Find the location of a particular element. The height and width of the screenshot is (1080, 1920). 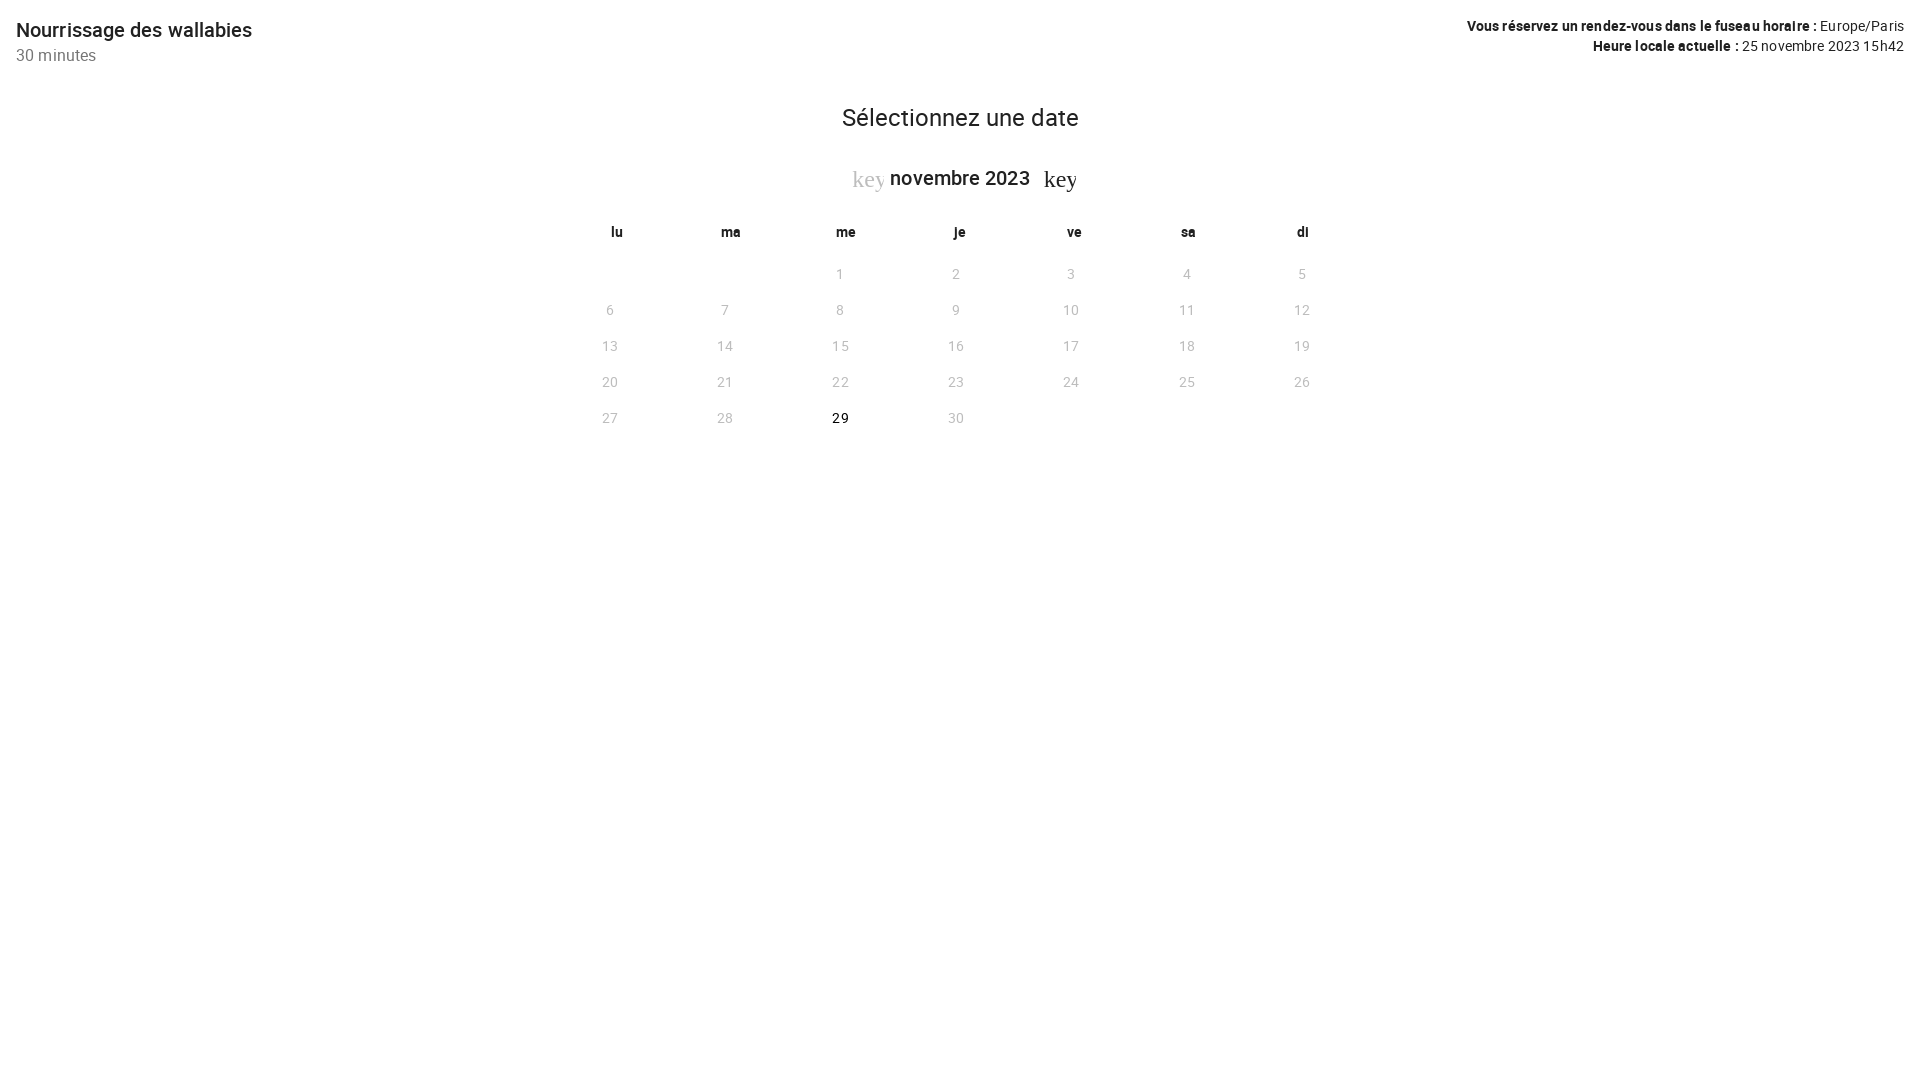

'5' is located at coordinates (1302, 273).